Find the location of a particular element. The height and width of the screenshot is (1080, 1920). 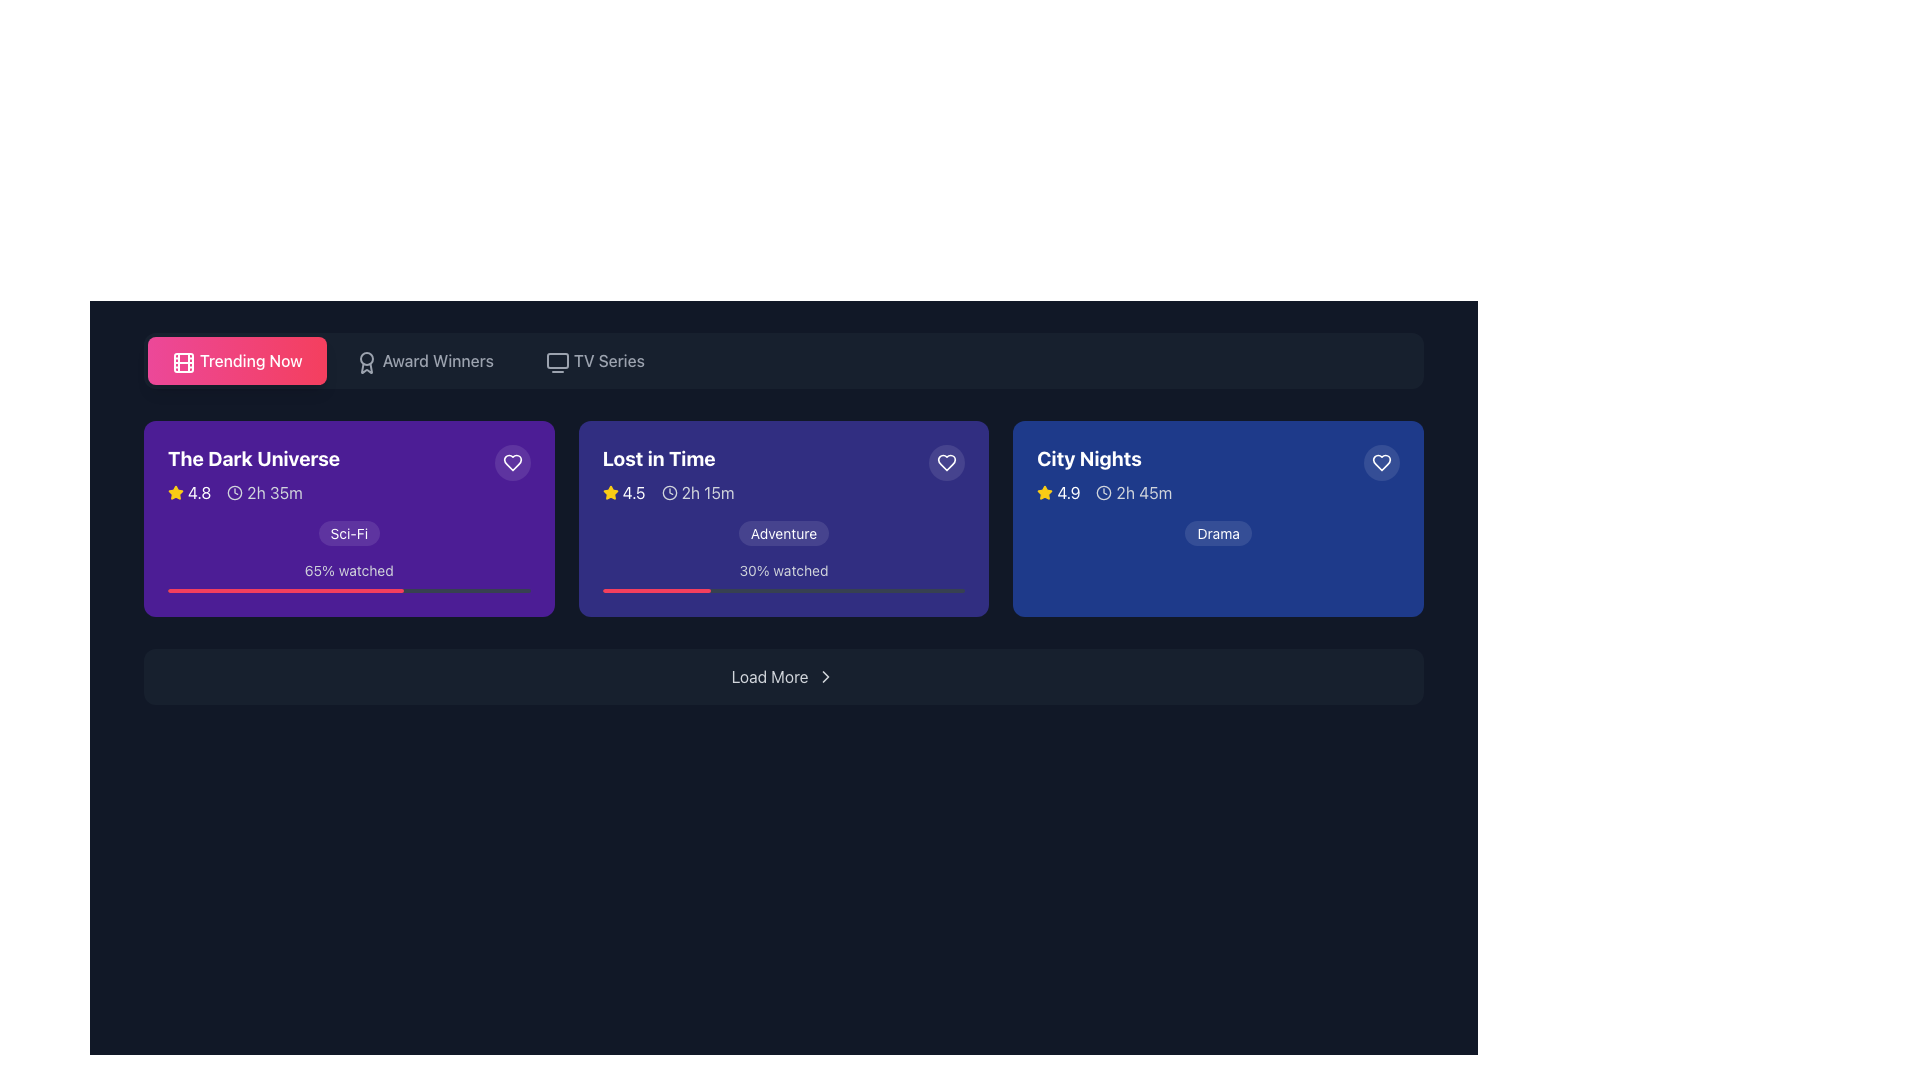

the television icon located in the 'TV Series' section of the top navigation bar to trigger a tooltip or visual state change is located at coordinates (557, 362).